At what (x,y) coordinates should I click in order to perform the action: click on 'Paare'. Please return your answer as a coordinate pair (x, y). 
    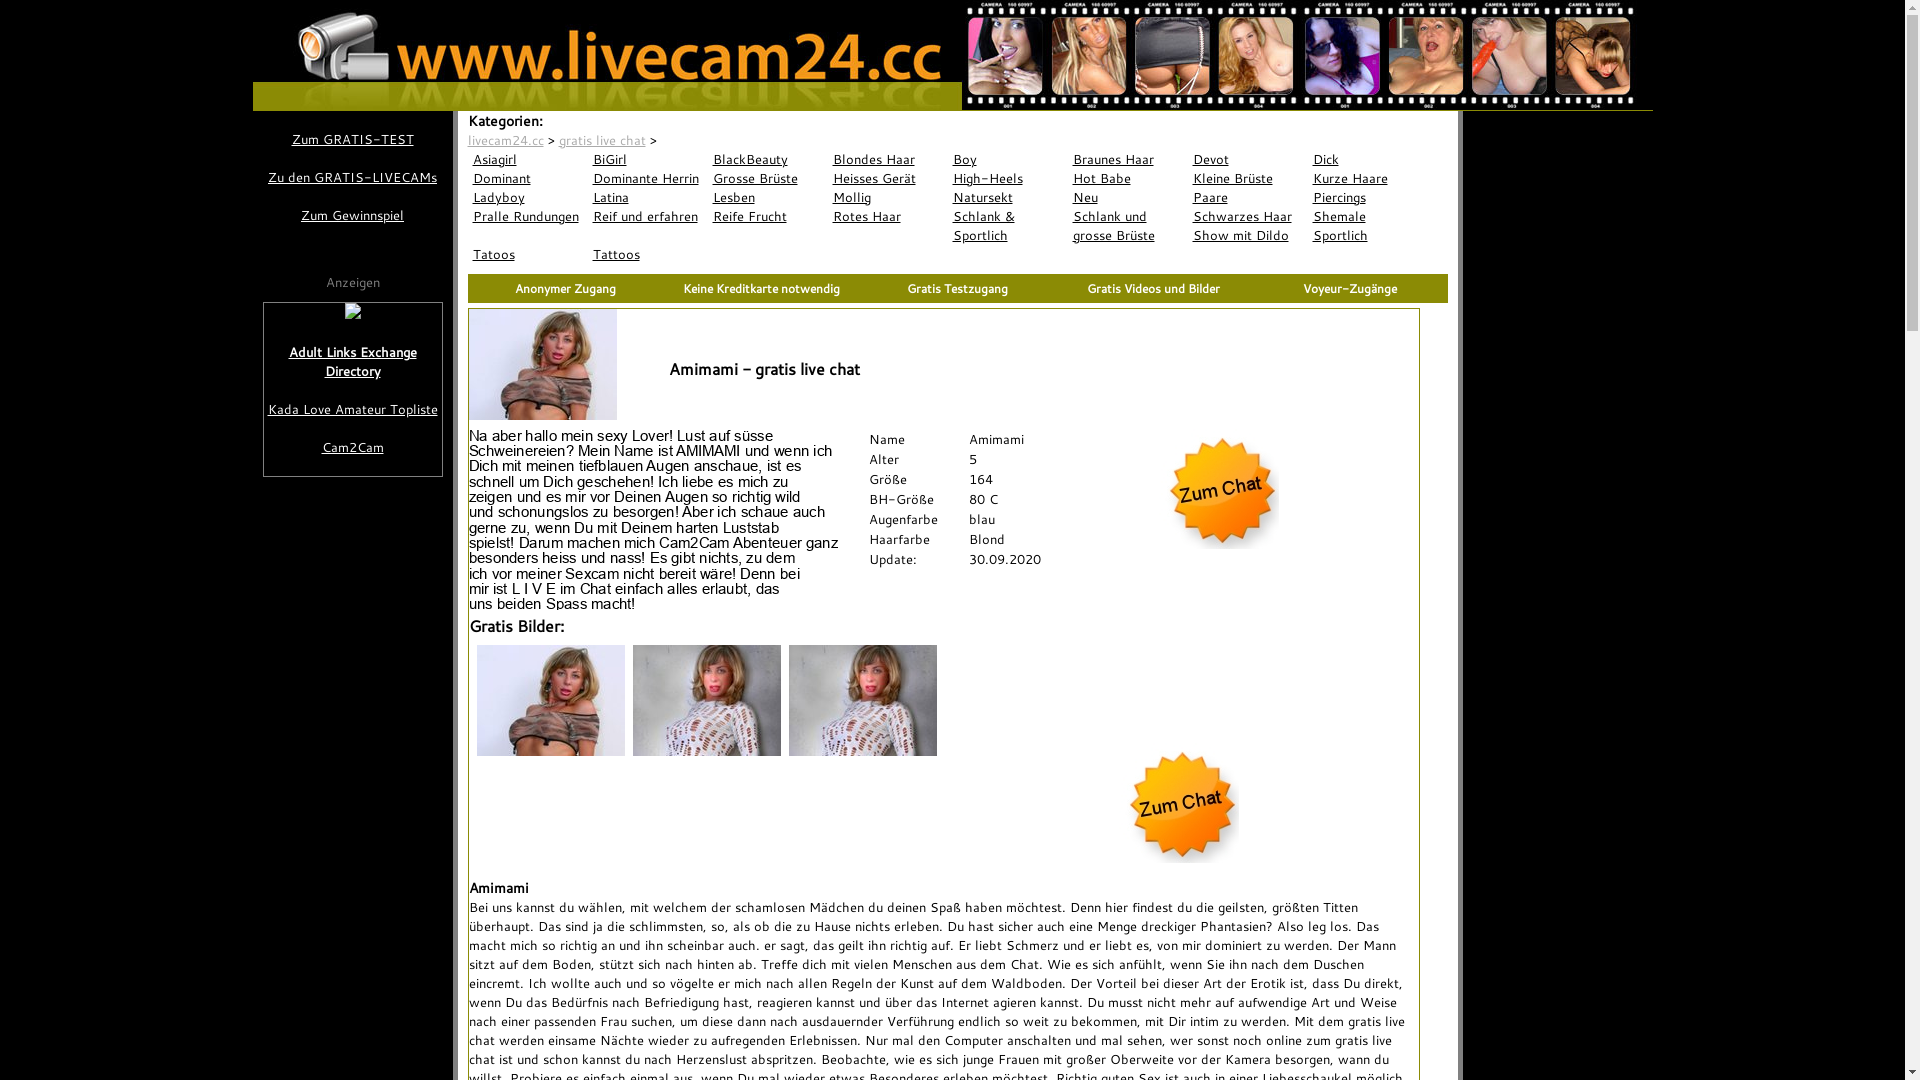
    Looking at the image, I should click on (1247, 197).